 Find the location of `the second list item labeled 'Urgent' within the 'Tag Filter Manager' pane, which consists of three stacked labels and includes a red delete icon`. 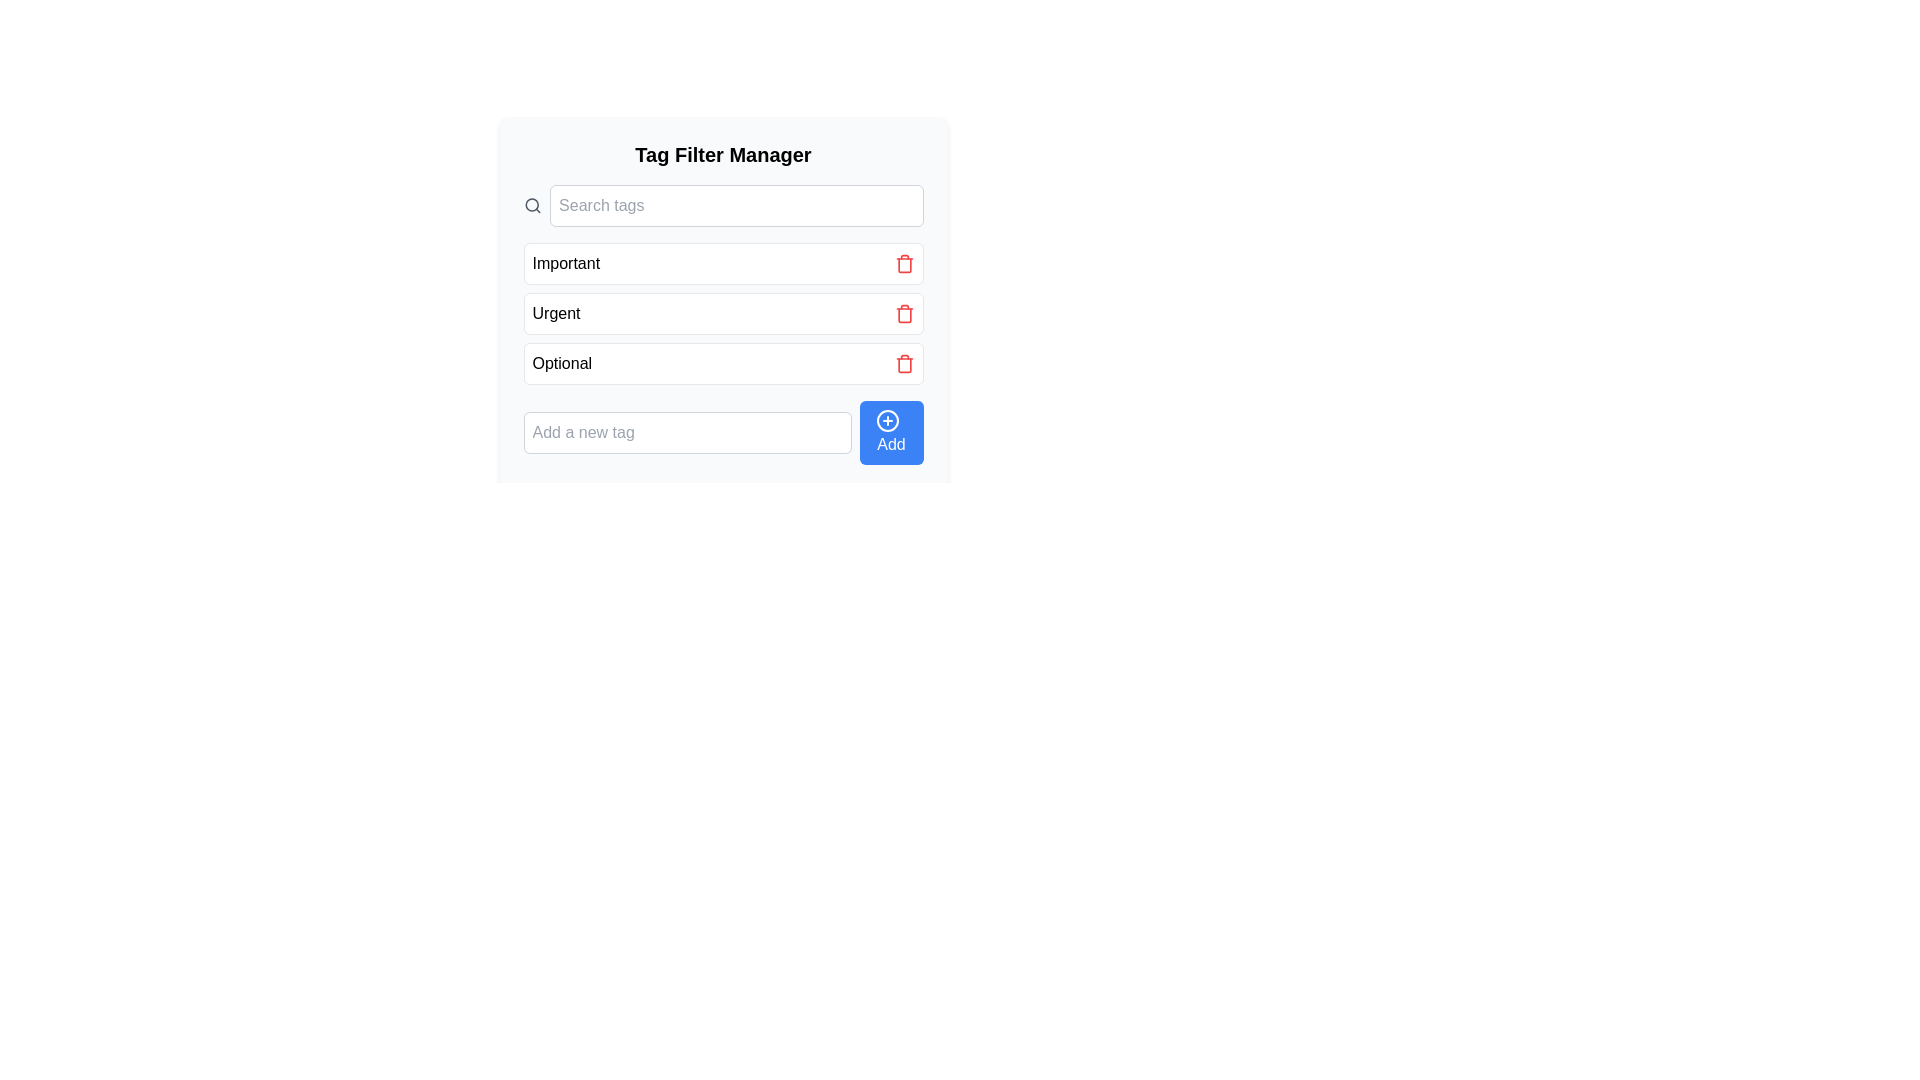

the second list item labeled 'Urgent' within the 'Tag Filter Manager' pane, which consists of three stacked labels and includes a red delete icon is located at coordinates (722, 313).